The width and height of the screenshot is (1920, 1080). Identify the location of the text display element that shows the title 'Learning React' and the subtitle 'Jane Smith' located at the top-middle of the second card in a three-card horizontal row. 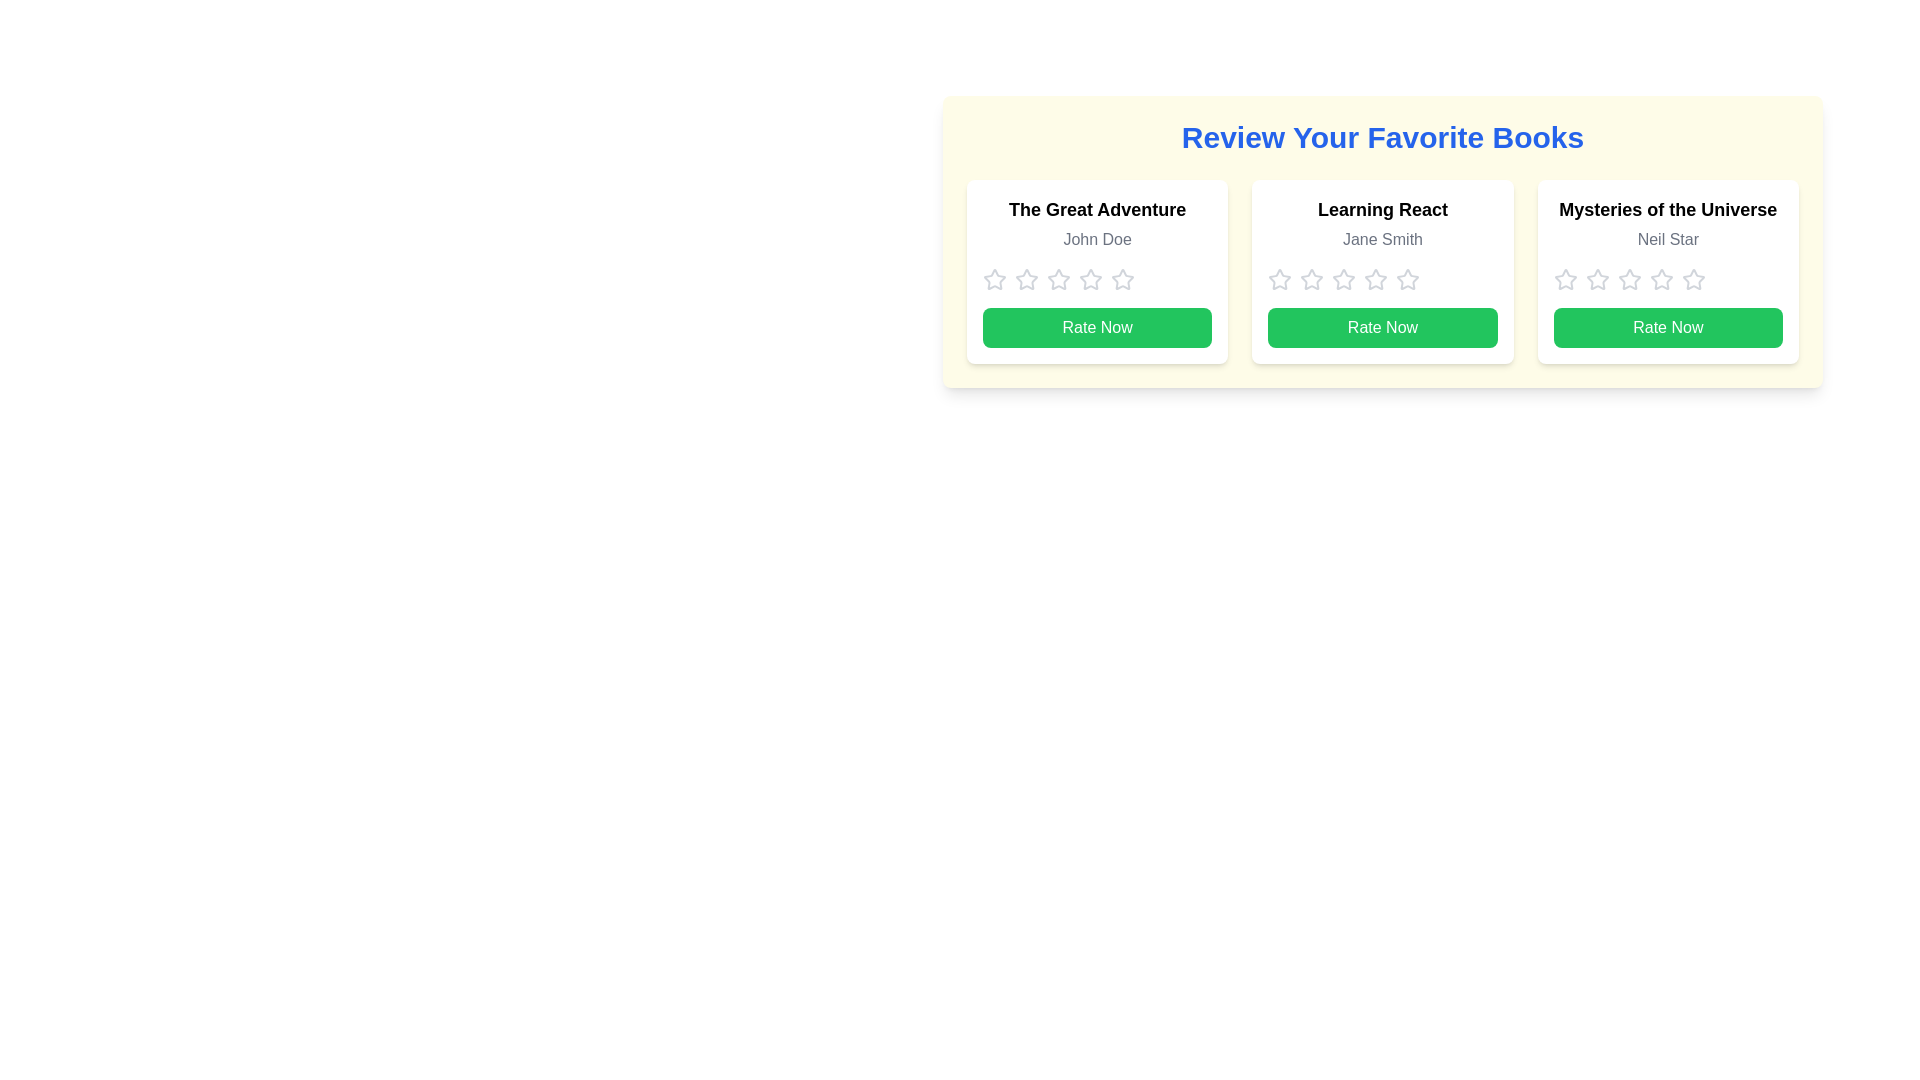
(1381, 226).